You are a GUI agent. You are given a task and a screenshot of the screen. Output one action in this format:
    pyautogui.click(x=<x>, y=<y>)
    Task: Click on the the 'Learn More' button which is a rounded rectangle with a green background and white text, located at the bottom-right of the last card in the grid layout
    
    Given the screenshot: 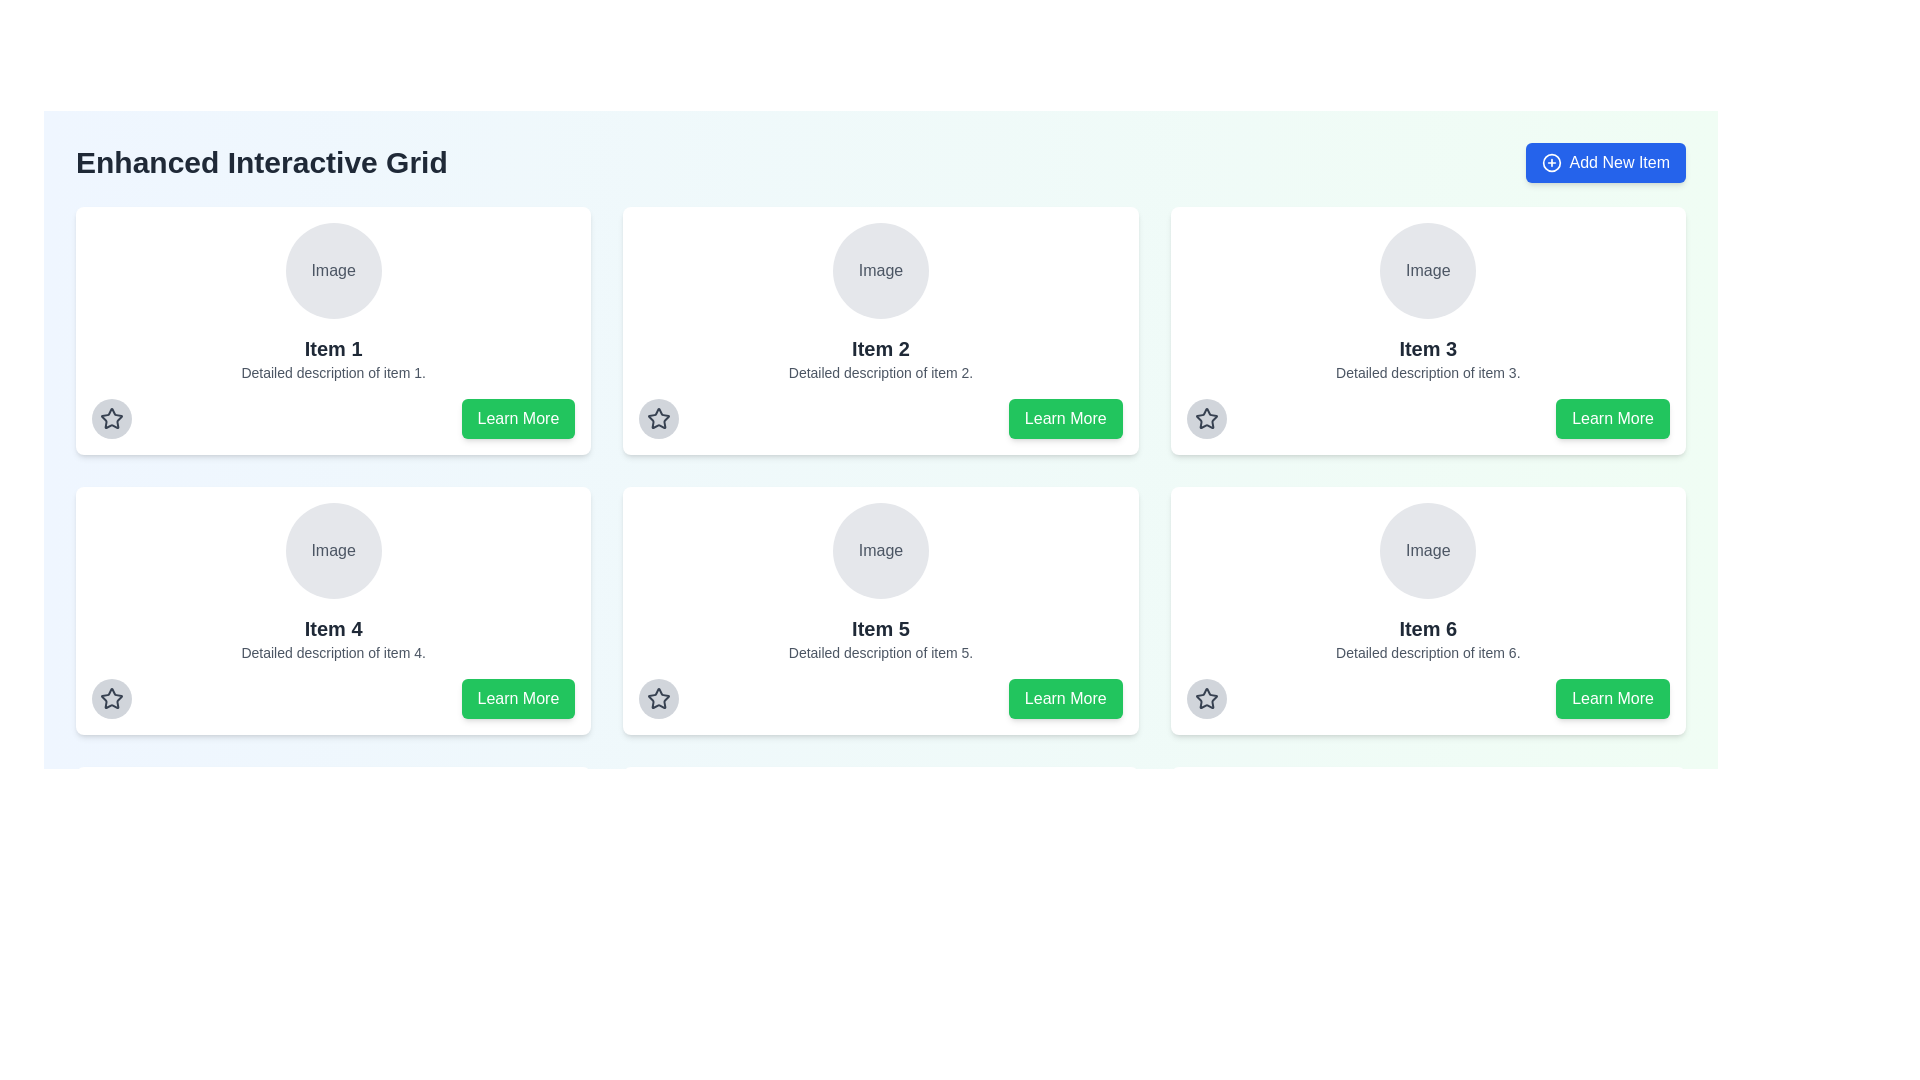 What is the action you would take?
    pyautogui.click(x=1612, y=697)
    